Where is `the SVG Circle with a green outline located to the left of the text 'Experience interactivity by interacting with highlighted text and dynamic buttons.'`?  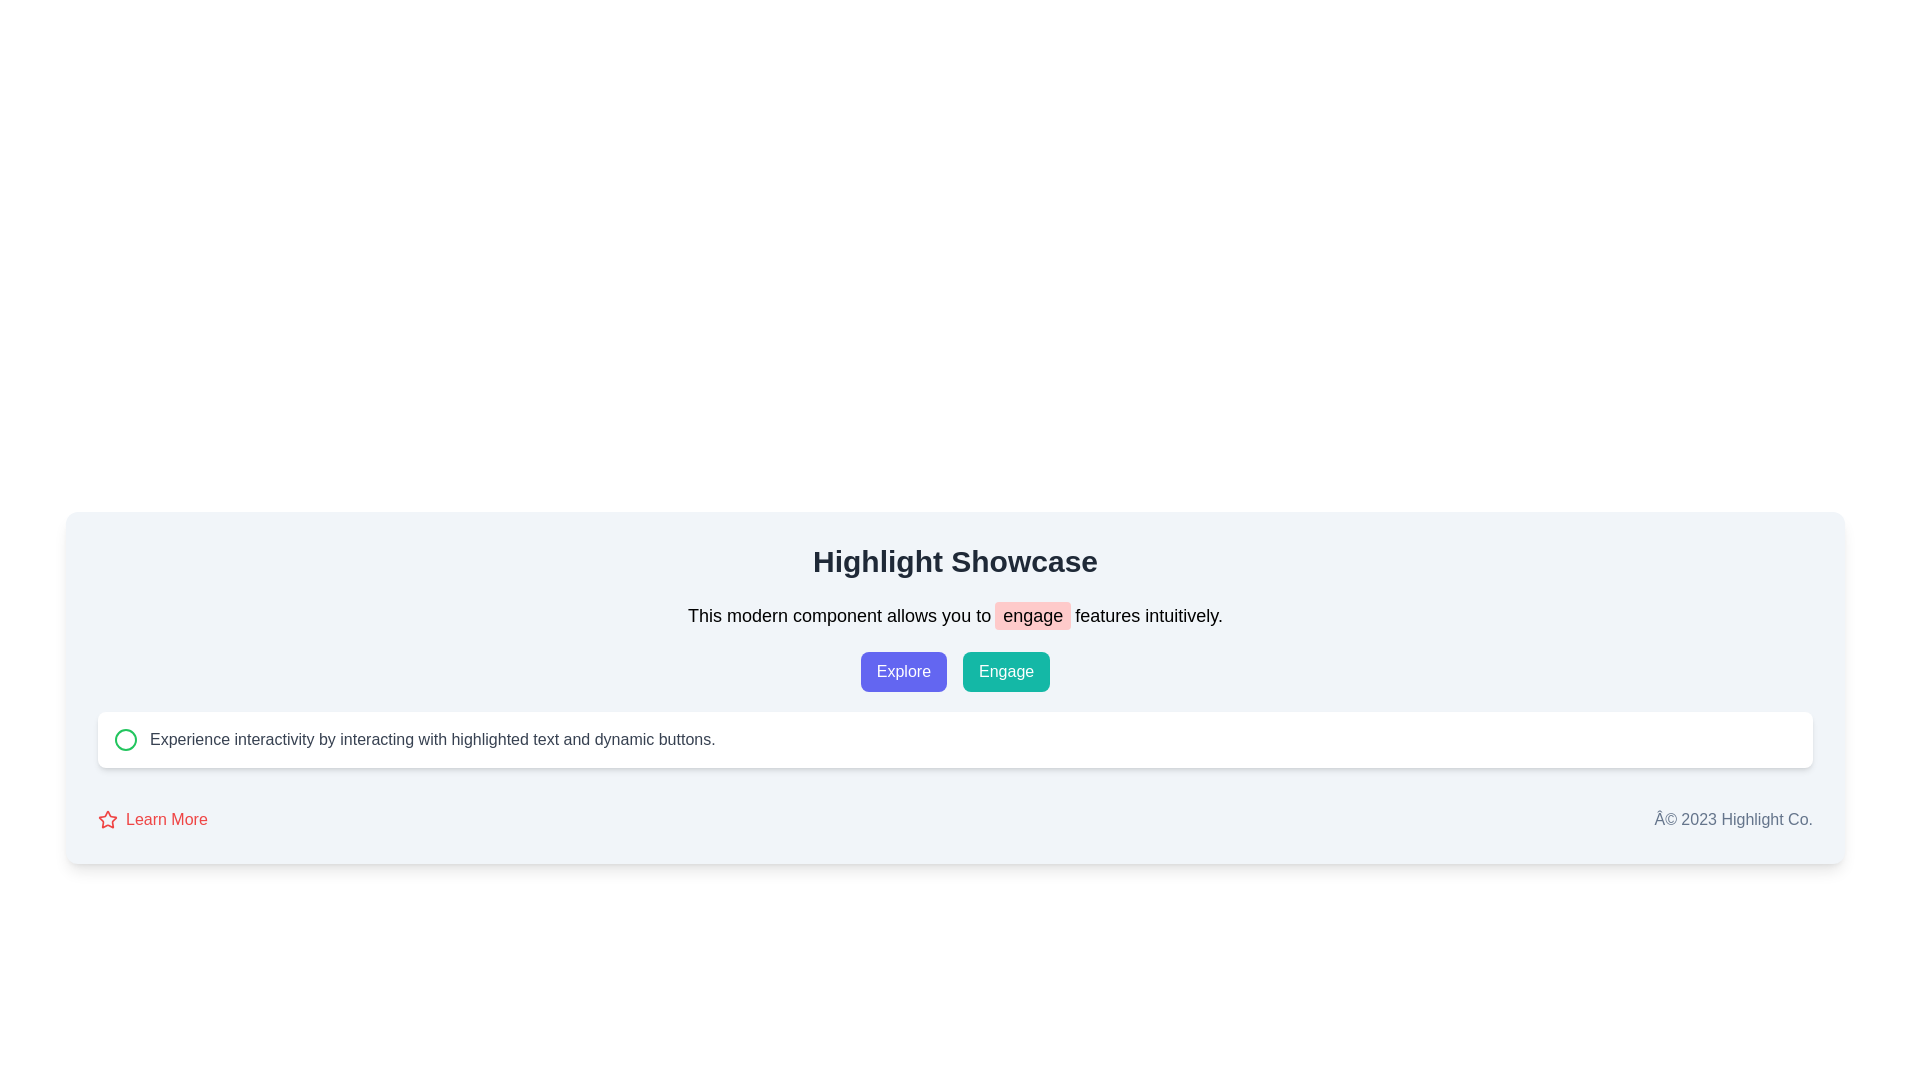
the SVG Circle with a green outline located to the left of the text 'Experience interactivity by interacting with highlighted text and dynamic buttons.' is located at coordinates (124, 740).